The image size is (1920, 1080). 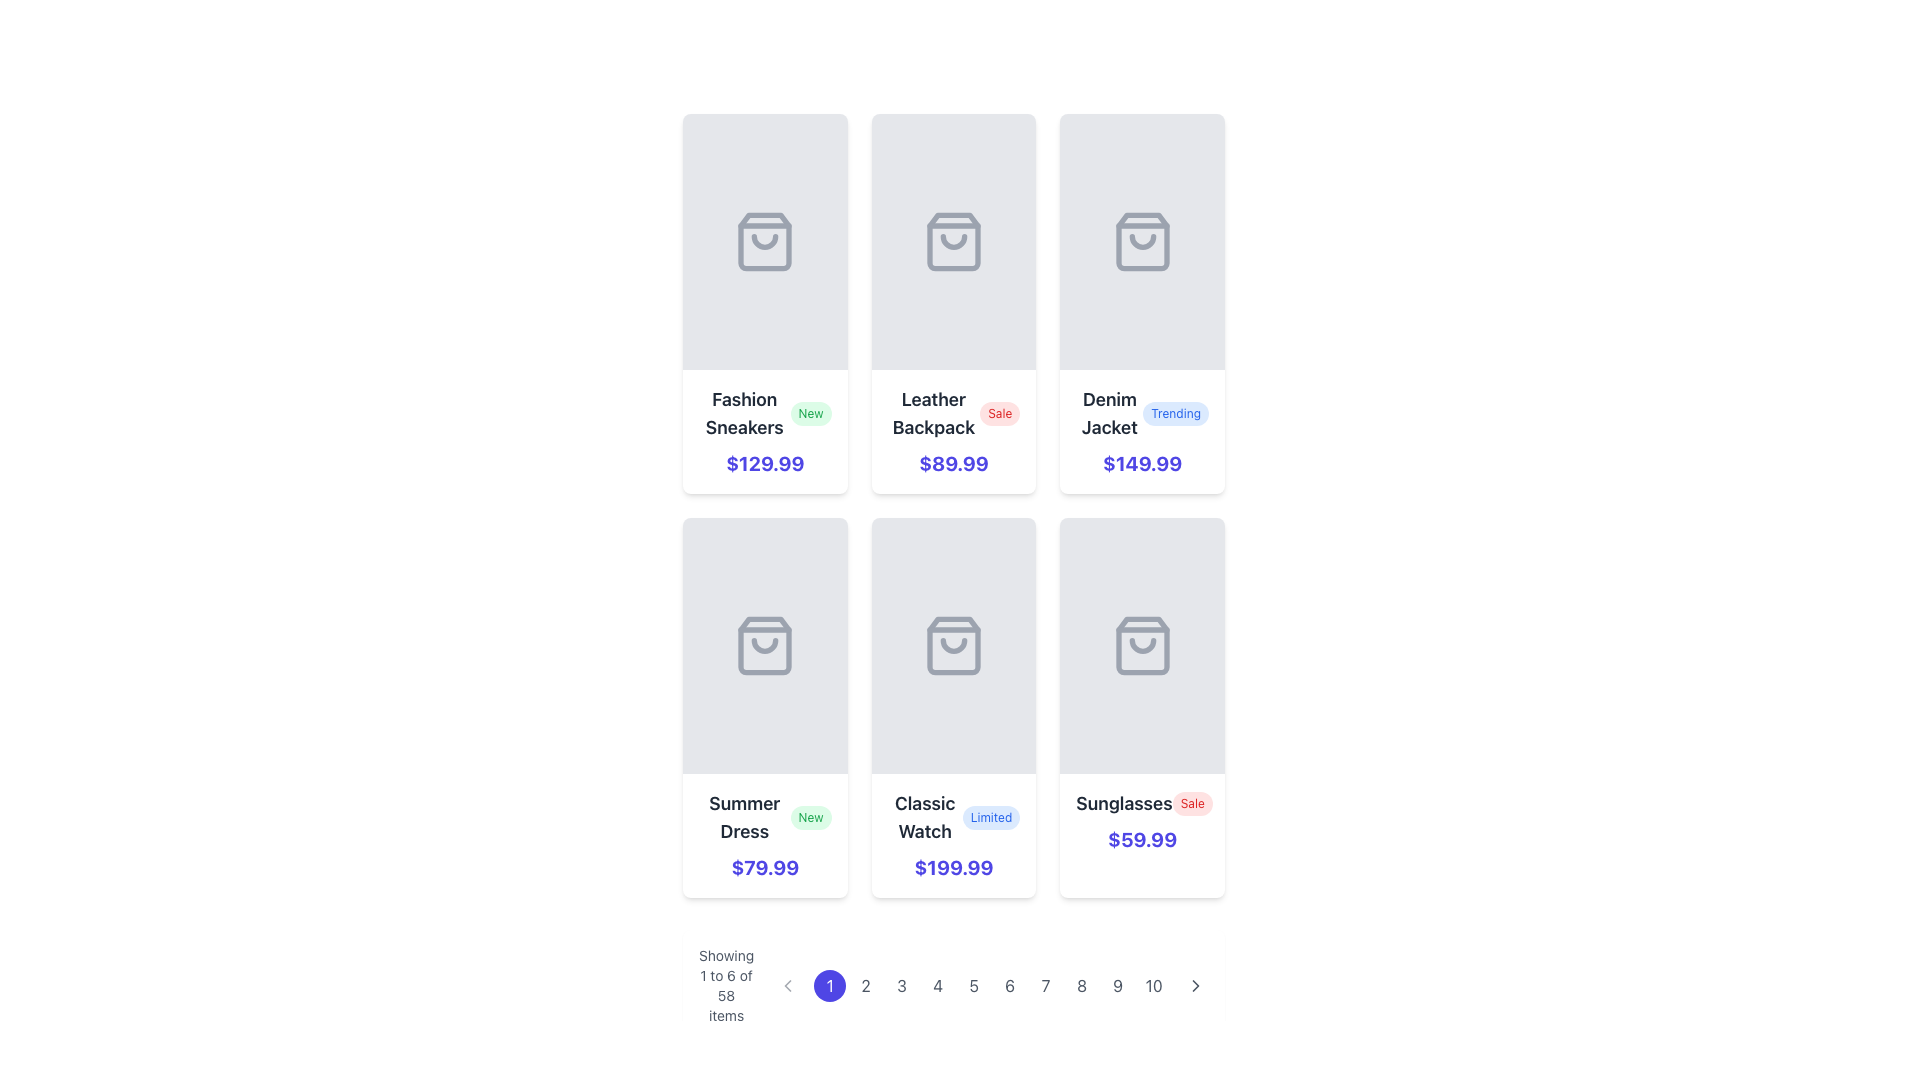 What do you see at coordinates (932, 412) in the screenshot?
I see `the 'Leather Backpack' text label, which serves as the product title in the first row of the grid layout, positioned left of the 'Sale' badge` at bounding box center [932, 412].